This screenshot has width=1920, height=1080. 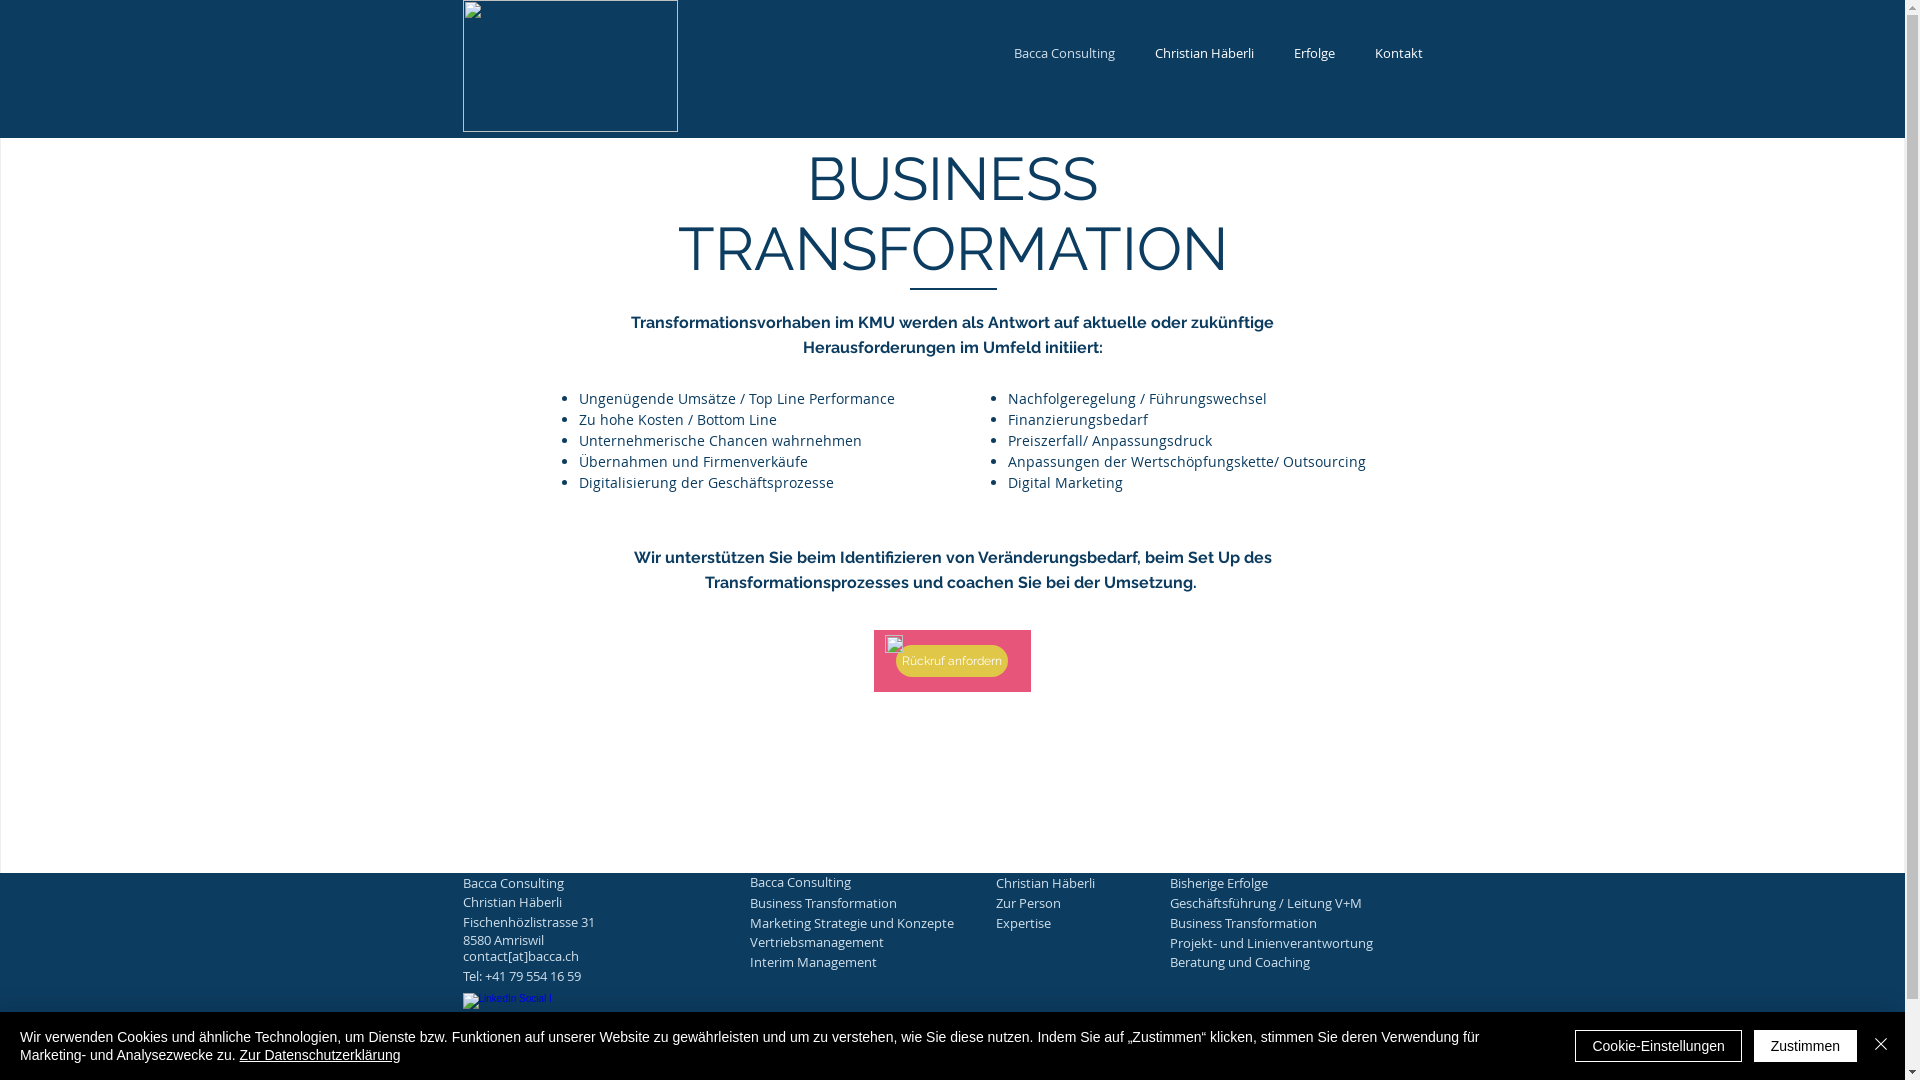 What do you see at coordinates (564, 974) in the screenshot?
I see `'Tel: +41 79 554 16 59'` at bounding box center [564, 974].